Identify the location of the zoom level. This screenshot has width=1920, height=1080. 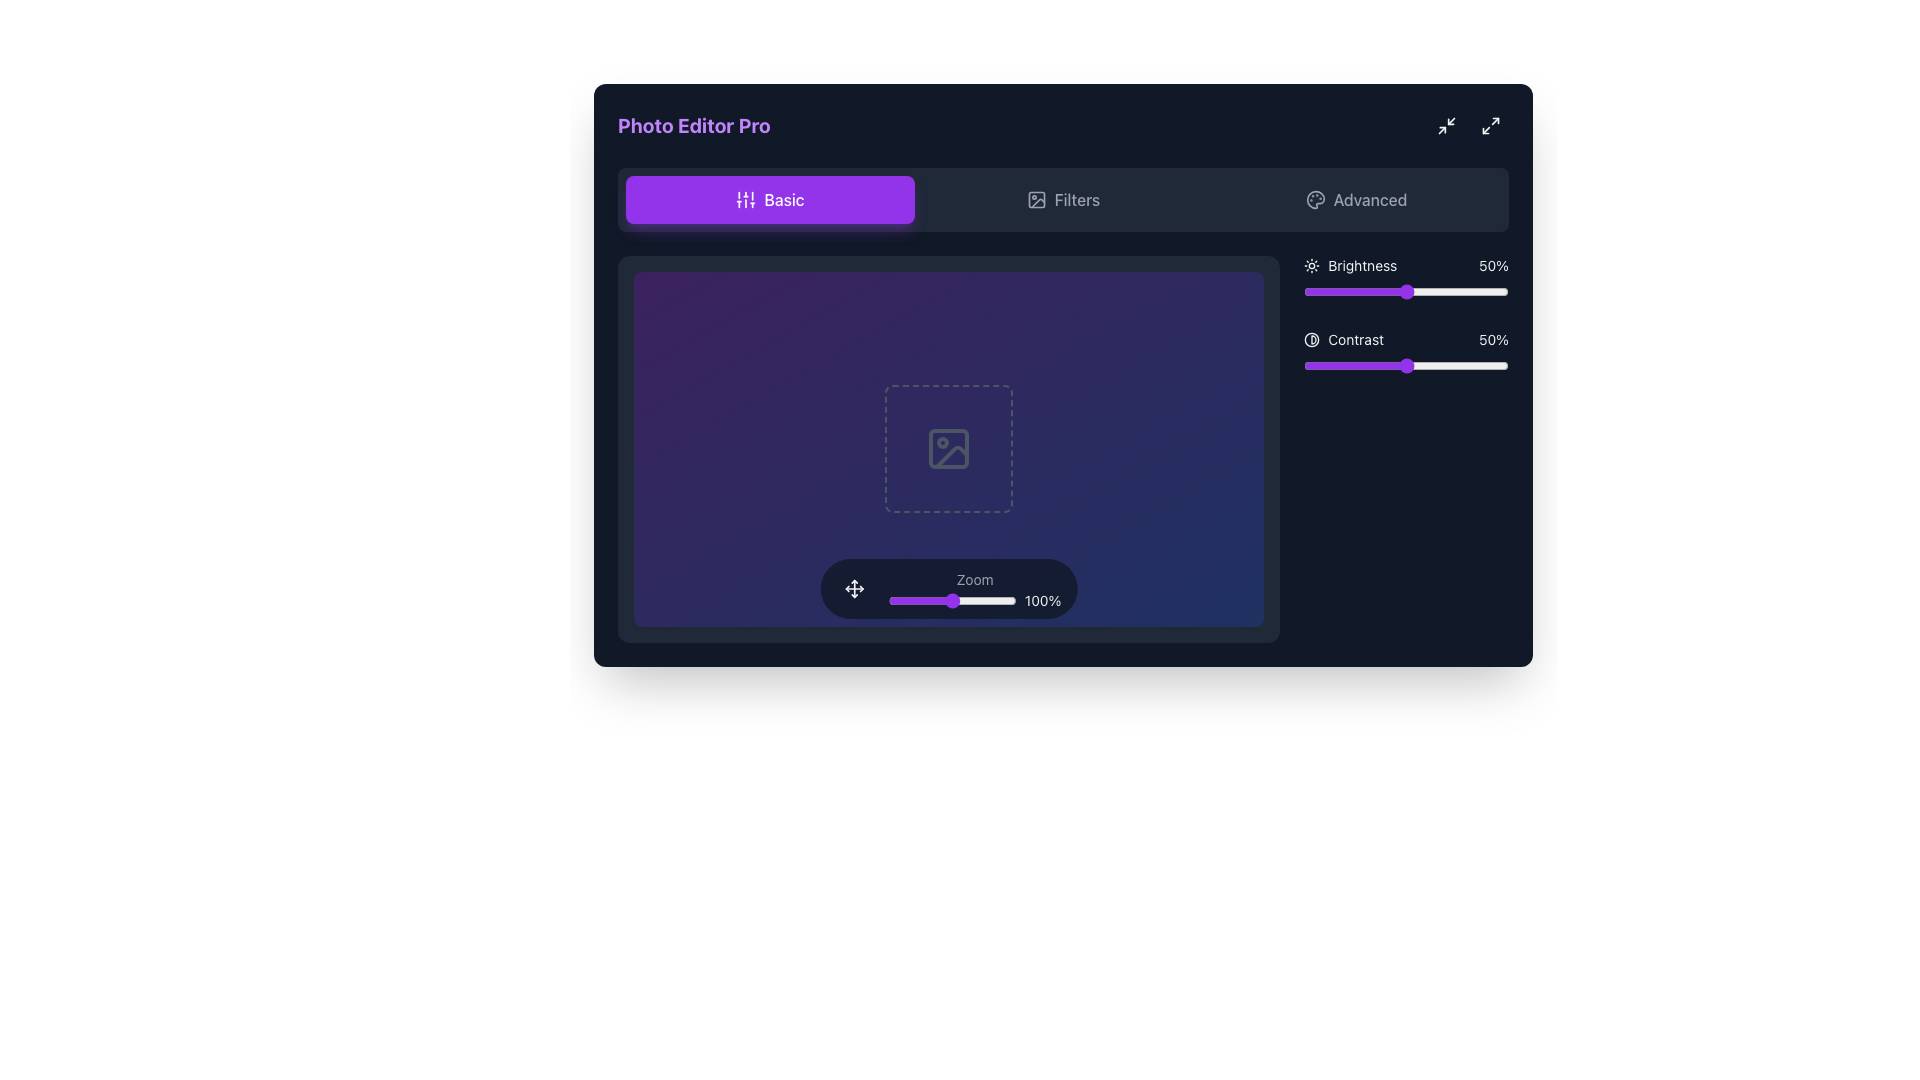
(964, 599).